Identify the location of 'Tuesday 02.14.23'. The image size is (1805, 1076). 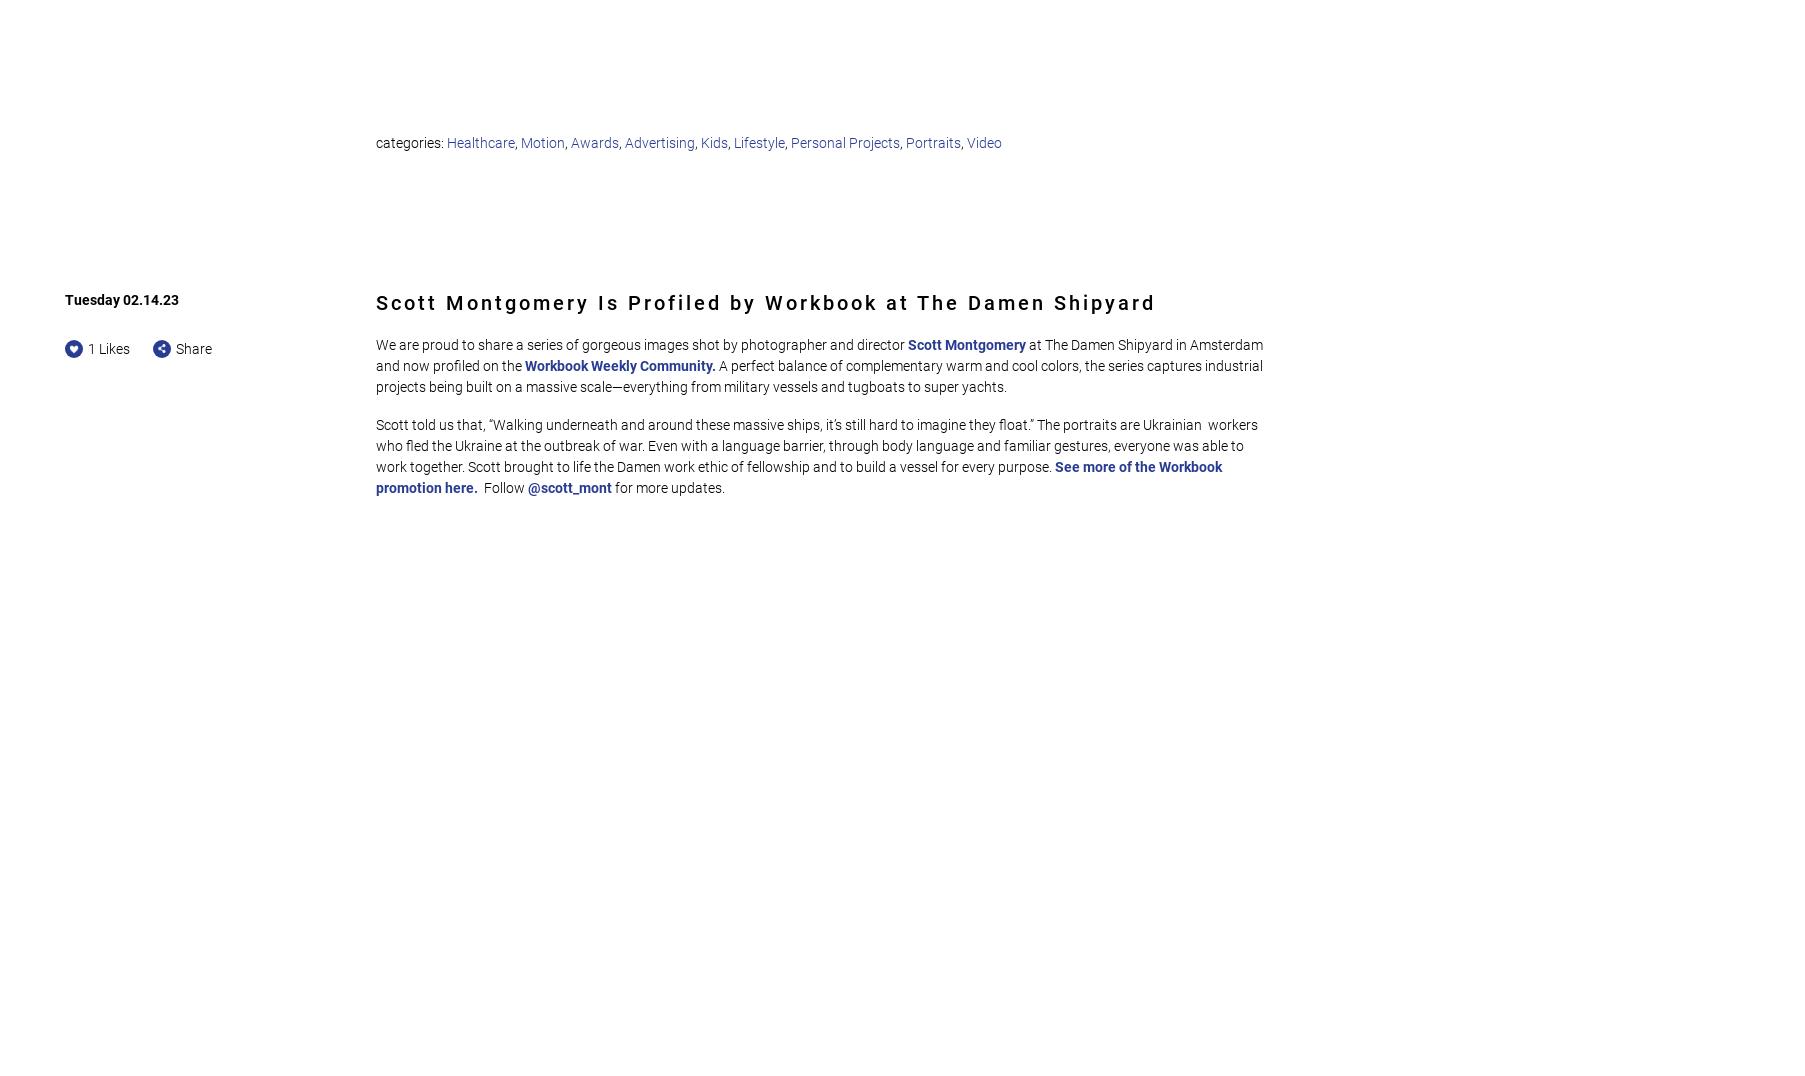
(122, 298).